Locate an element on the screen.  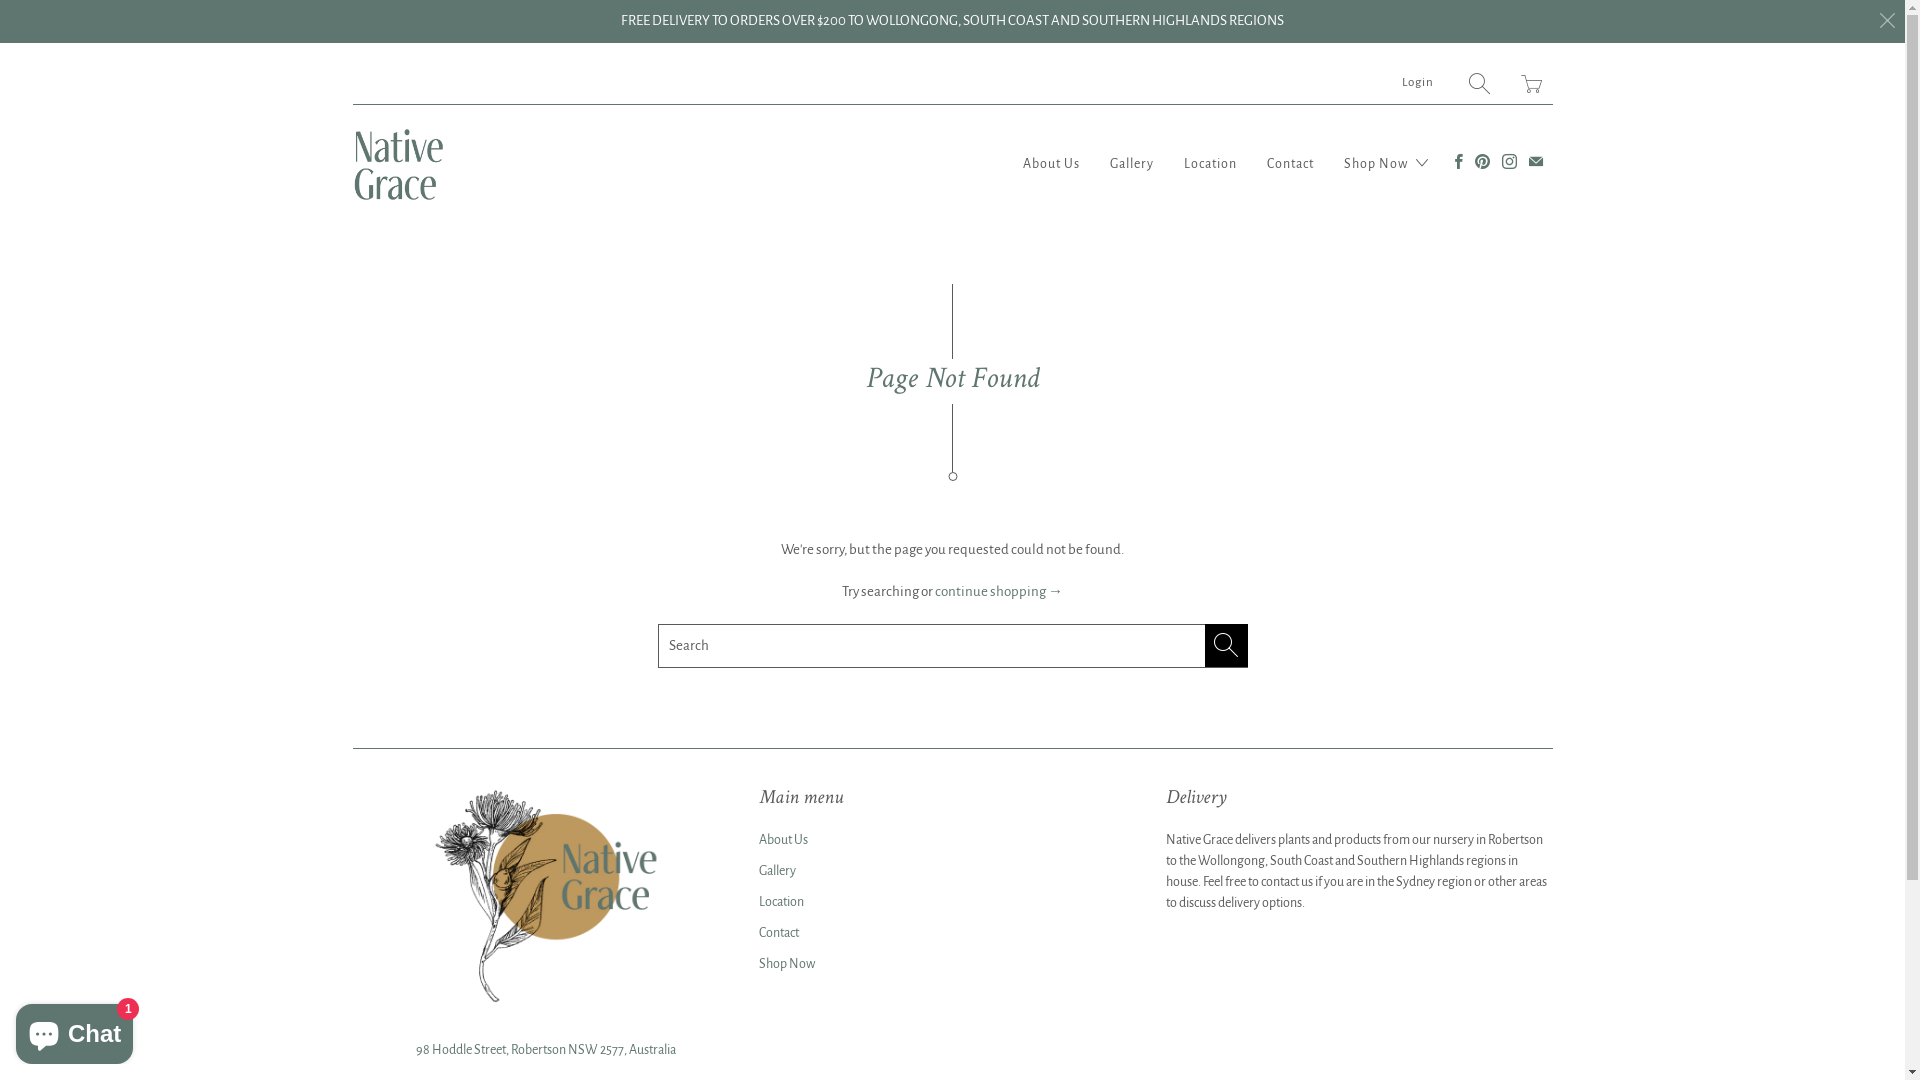
'Location' is located at coordinates (1209, 162).